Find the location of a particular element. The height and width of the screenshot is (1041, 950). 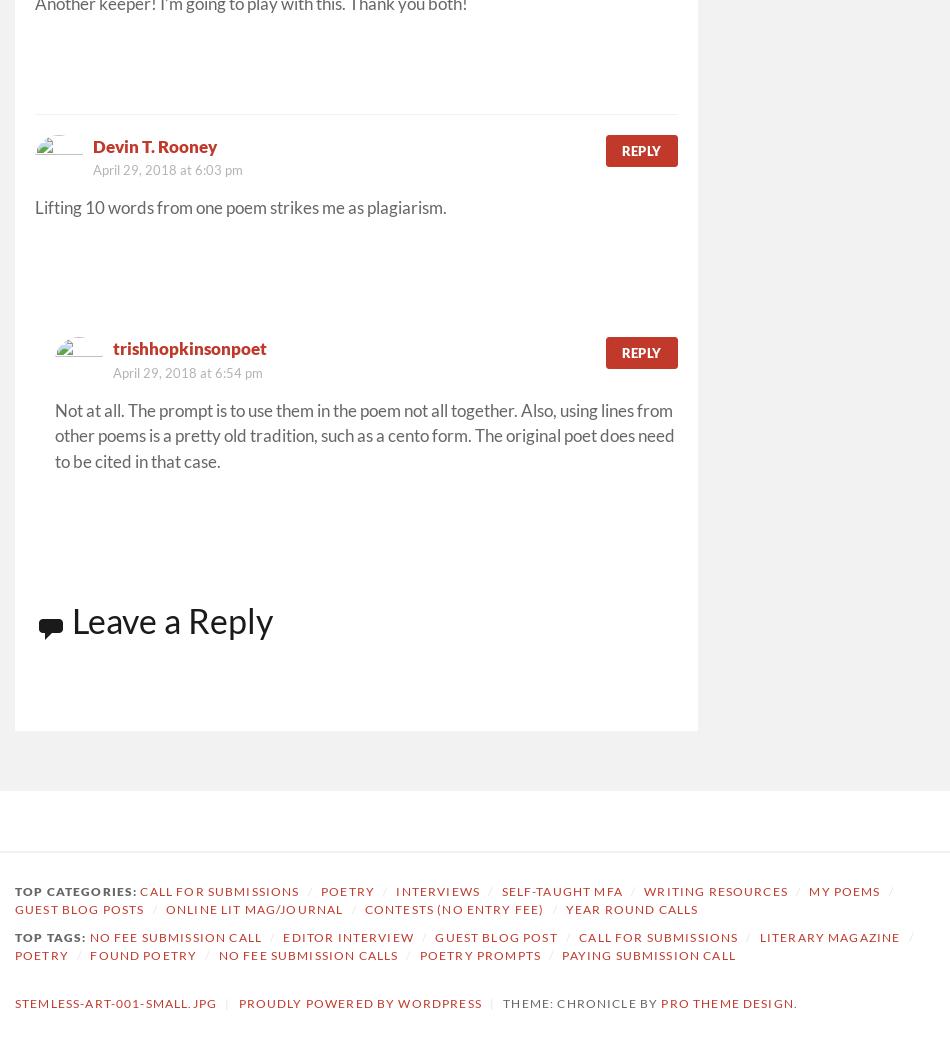

'stemless-art-001-small.jpg' is located at coordinates (115, 1003).